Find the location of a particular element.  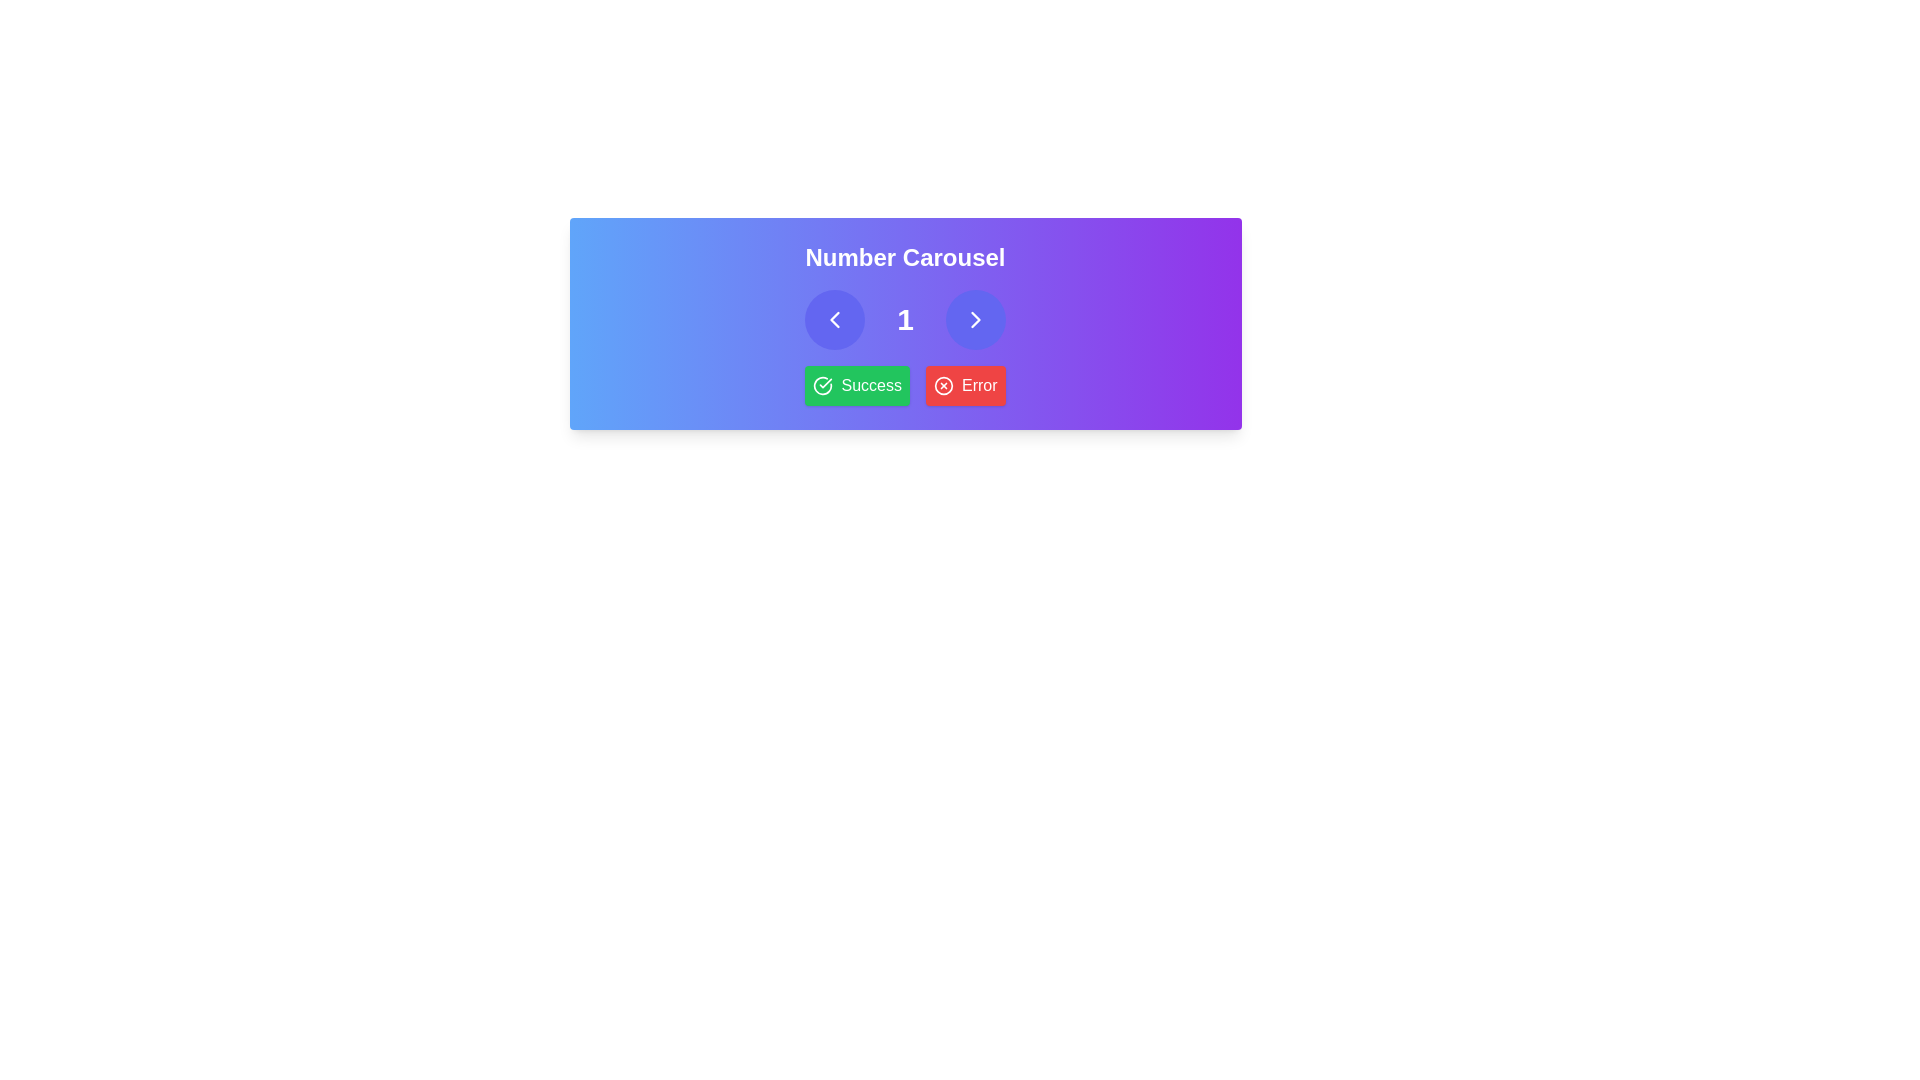

the left-pointing arrow icon within the circular button located to the left of the horizontal number selector, which is positioned next to the numeral '1' is located at coordinates (835, 319).